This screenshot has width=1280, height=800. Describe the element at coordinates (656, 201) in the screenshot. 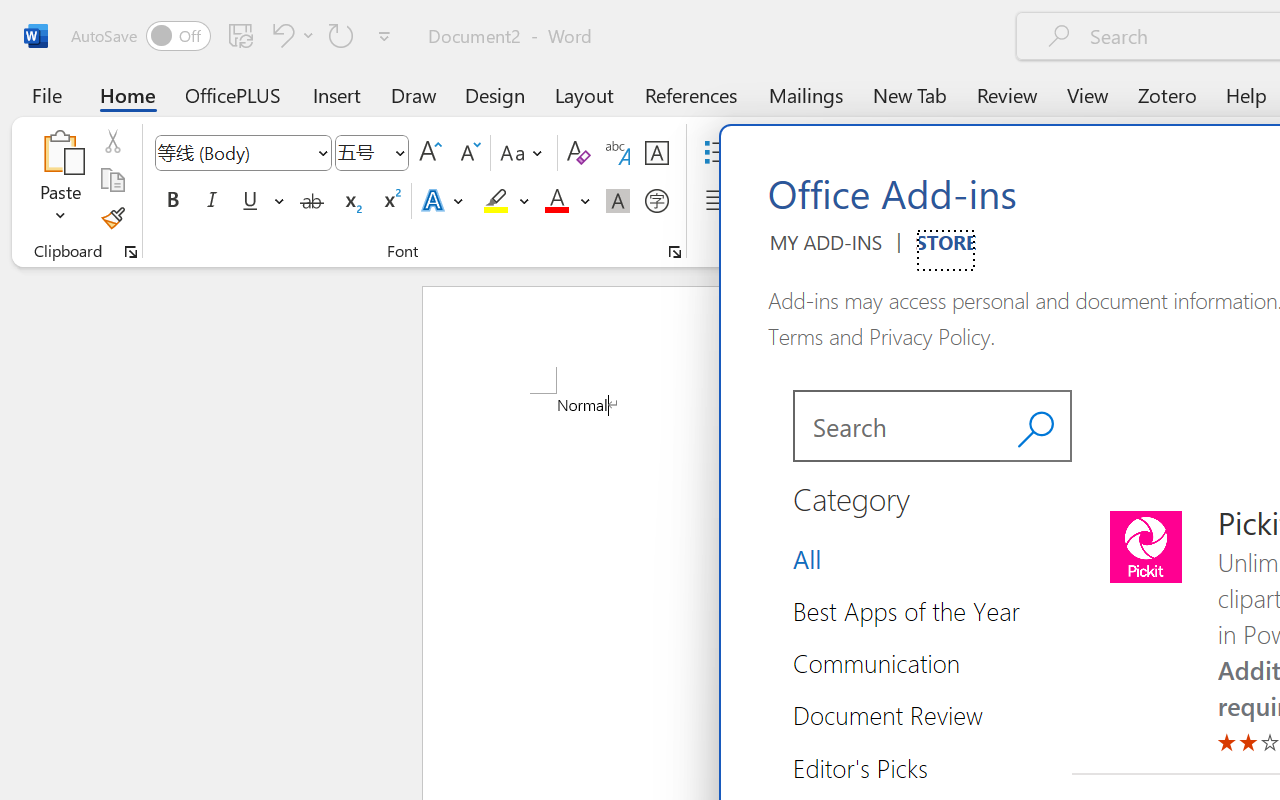

I see `'Enclose Characters...'` at that location.